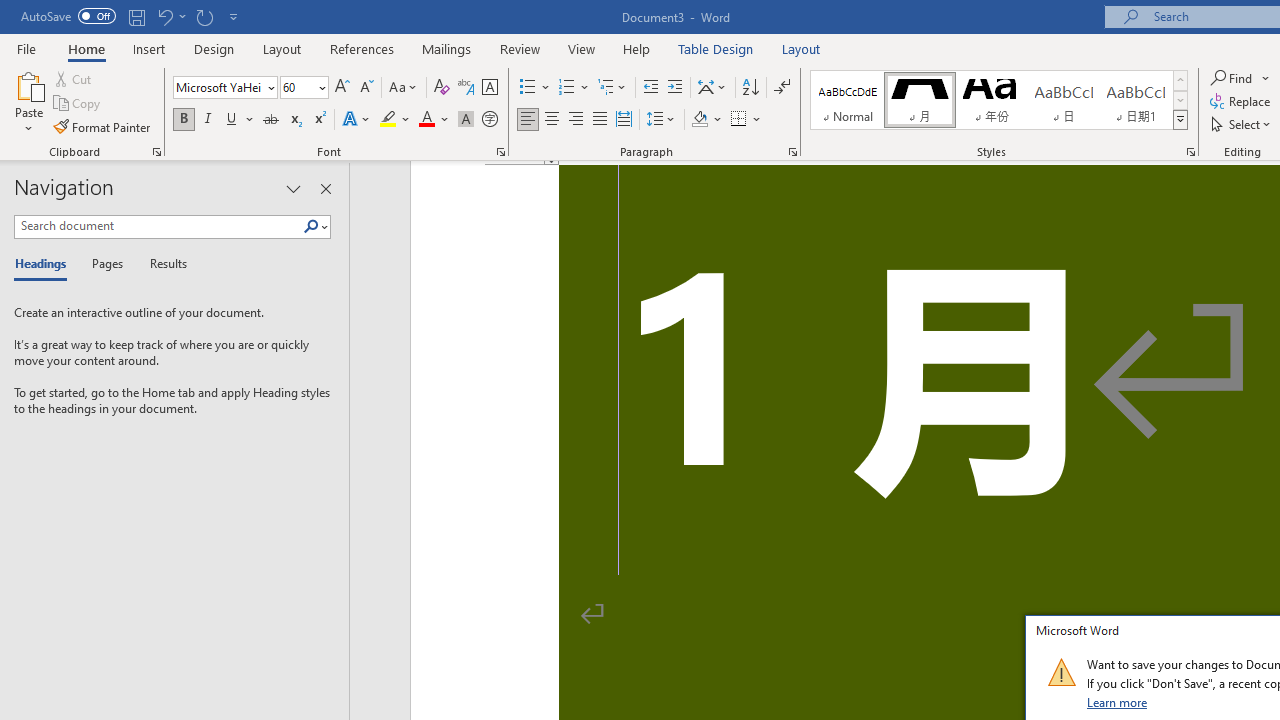 The height and width of the screenshot is (720, 1280). What do you see at coordinates (269, 119) in the screenshot?
I see `'Strikethrough'` at bounding box center [269, 119].